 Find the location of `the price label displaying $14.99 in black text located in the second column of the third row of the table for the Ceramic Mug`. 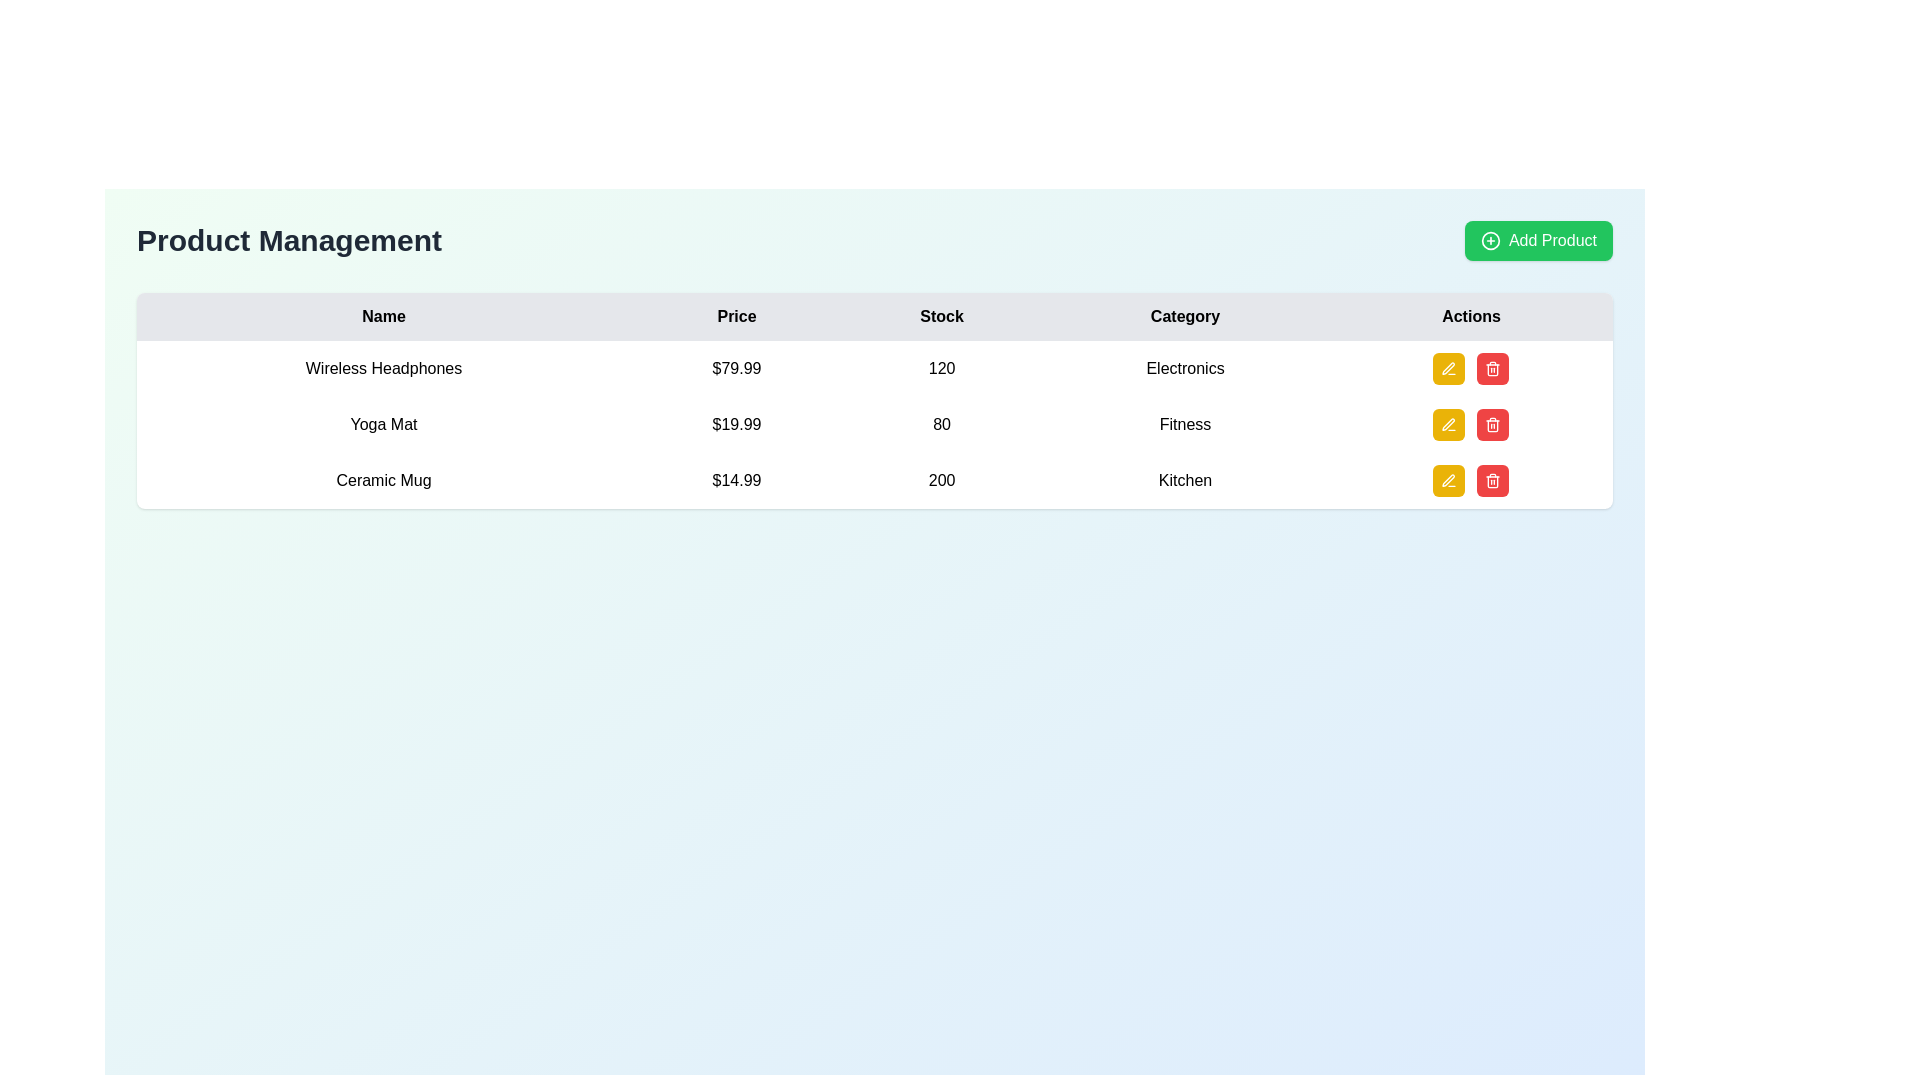

the price label displaying $14.99 in black text located in the second column of the third row of the table for the Ceramic Mug is located at coordinates (736, 481).